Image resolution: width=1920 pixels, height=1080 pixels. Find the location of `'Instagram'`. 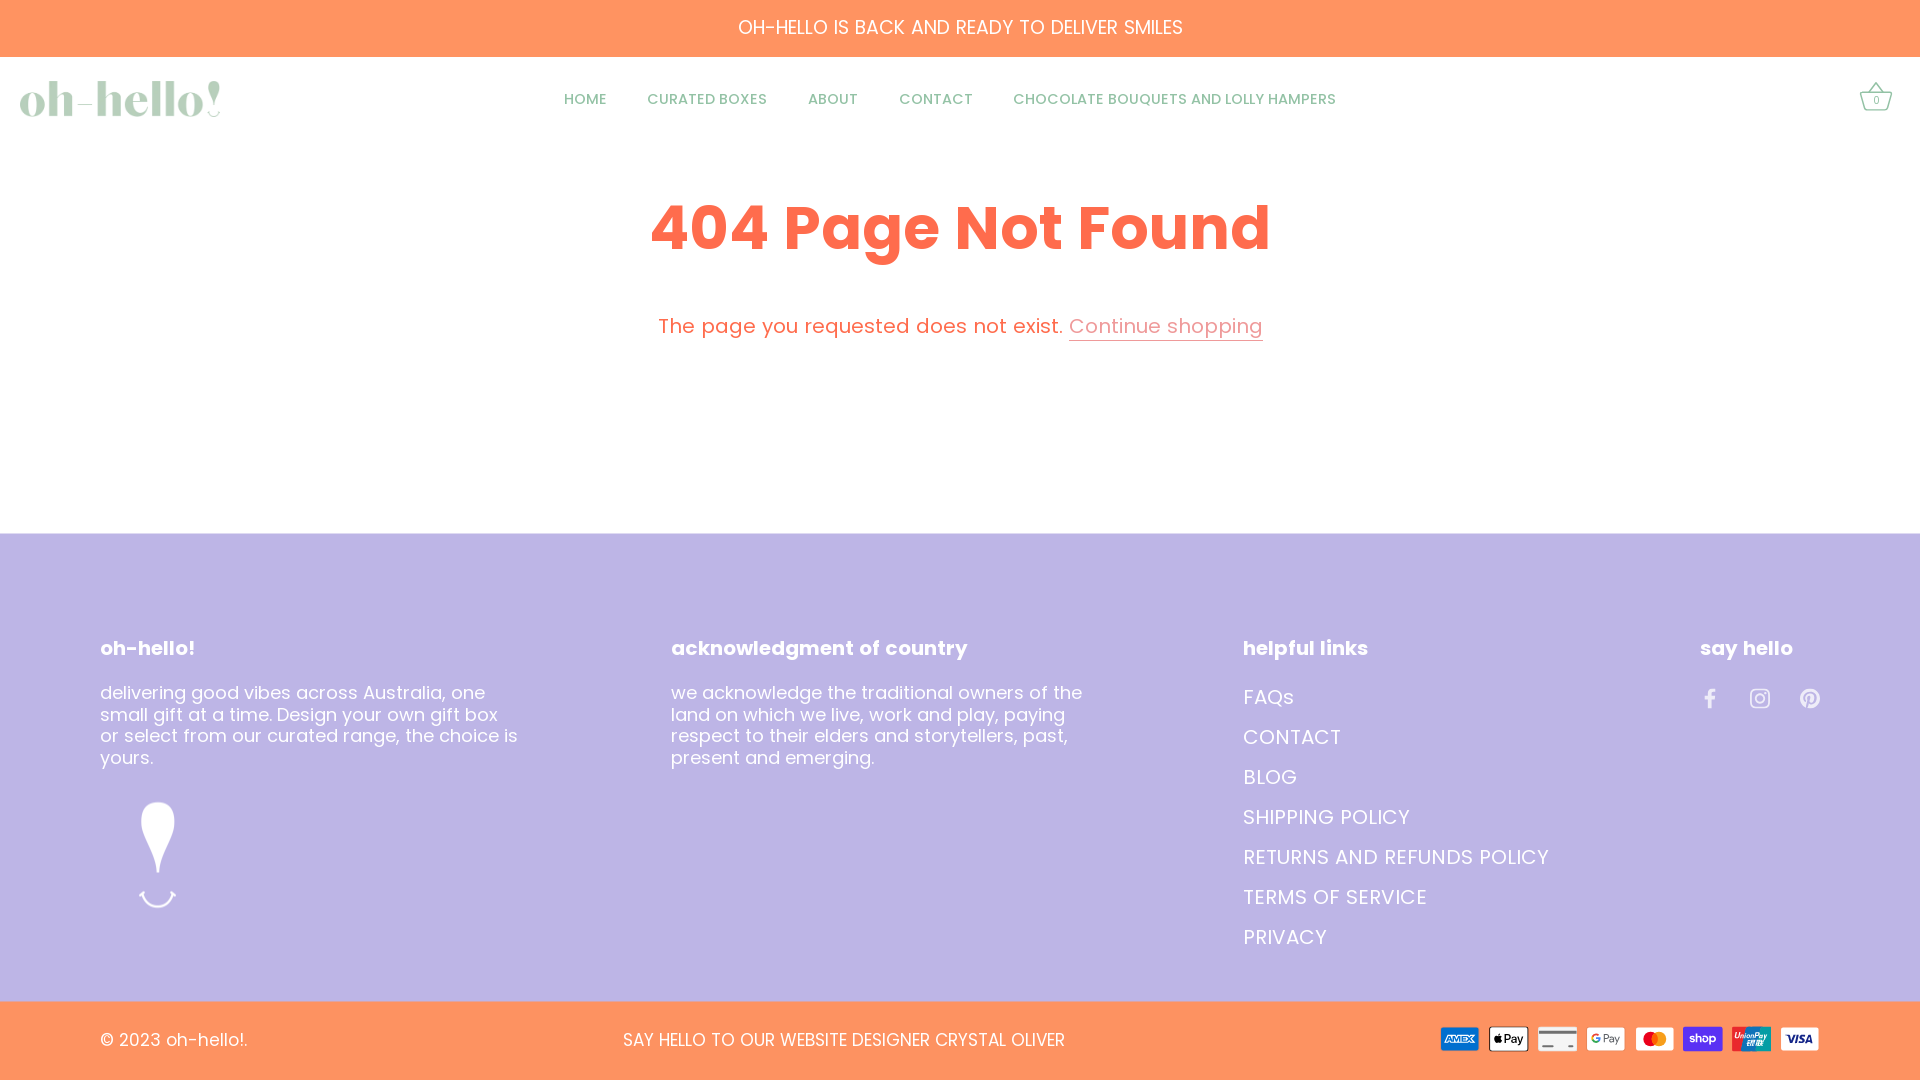

'Instagram' is located at coordinates (1760, 694).